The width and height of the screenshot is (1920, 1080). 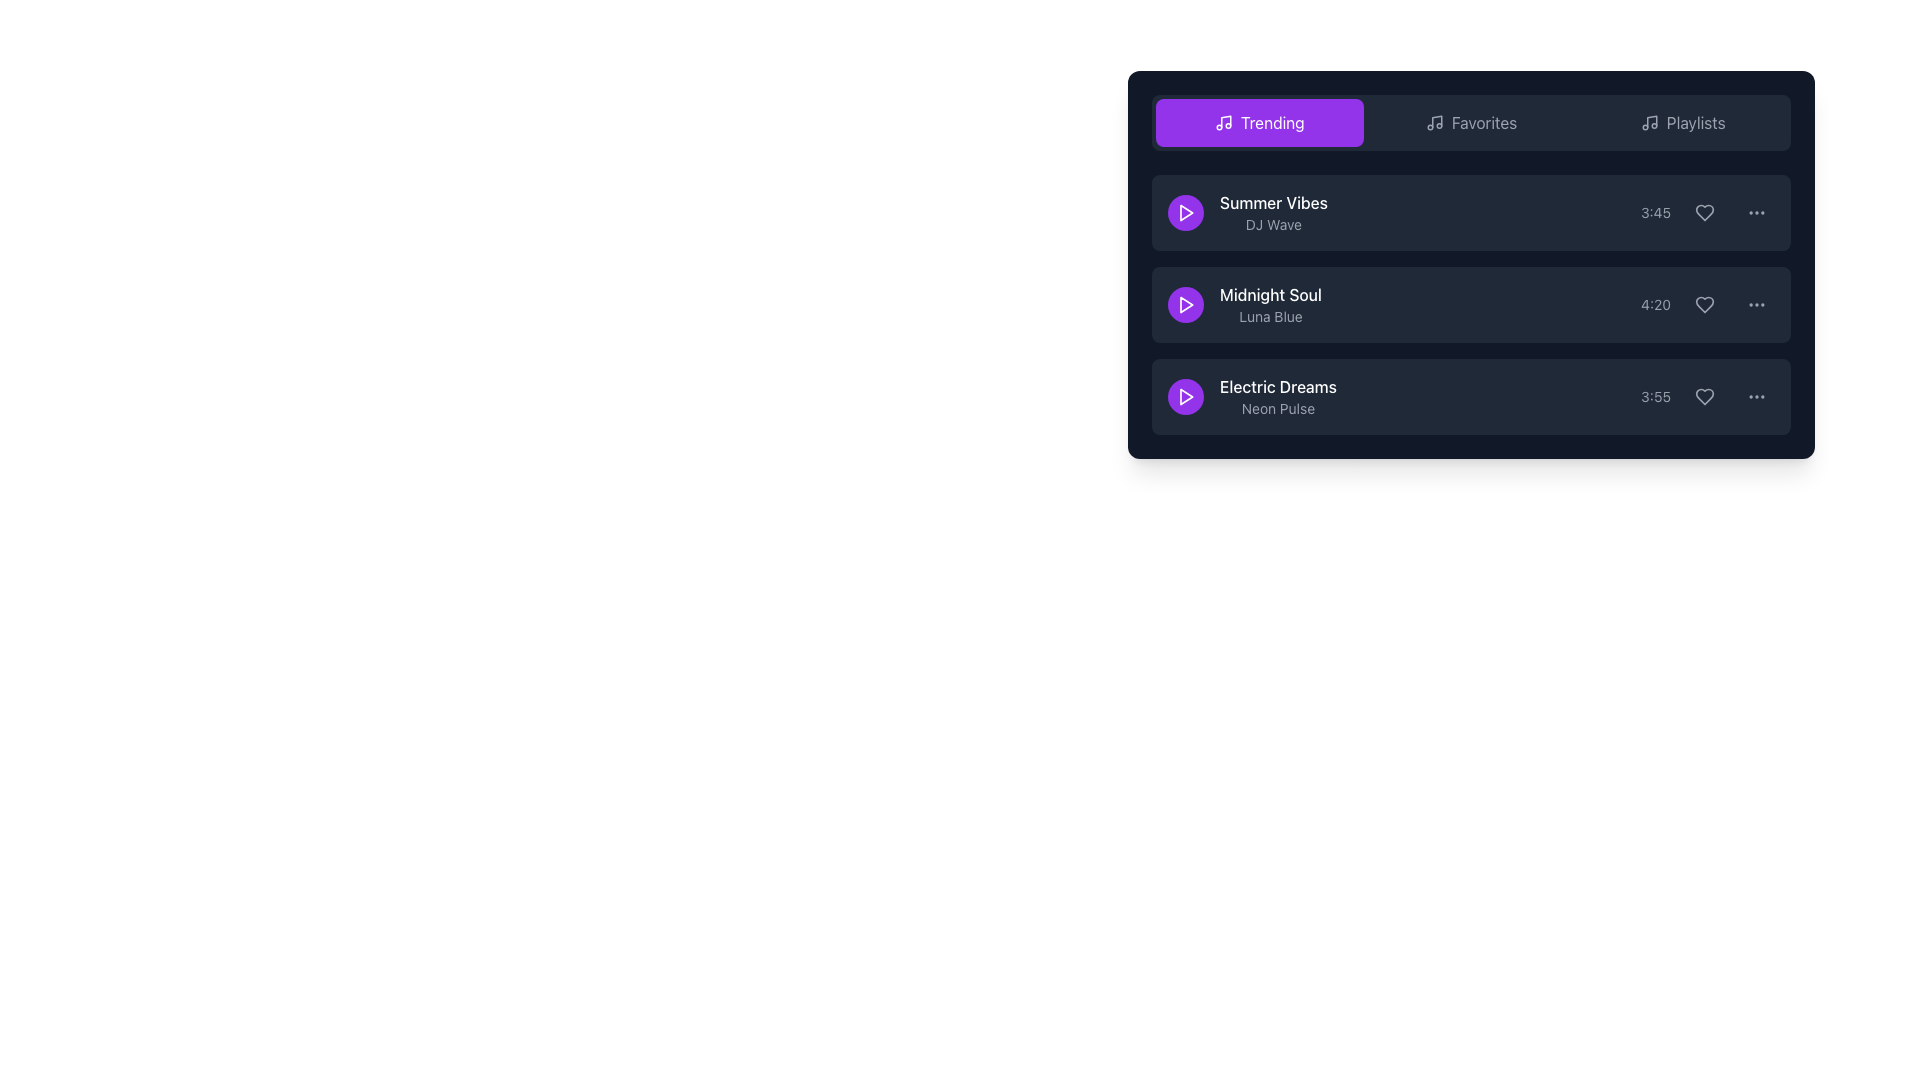 I want to click on the button represented by an icon of three vertical dots in a circular background, which highlights upon hovering, so click(x=1755, y=212).